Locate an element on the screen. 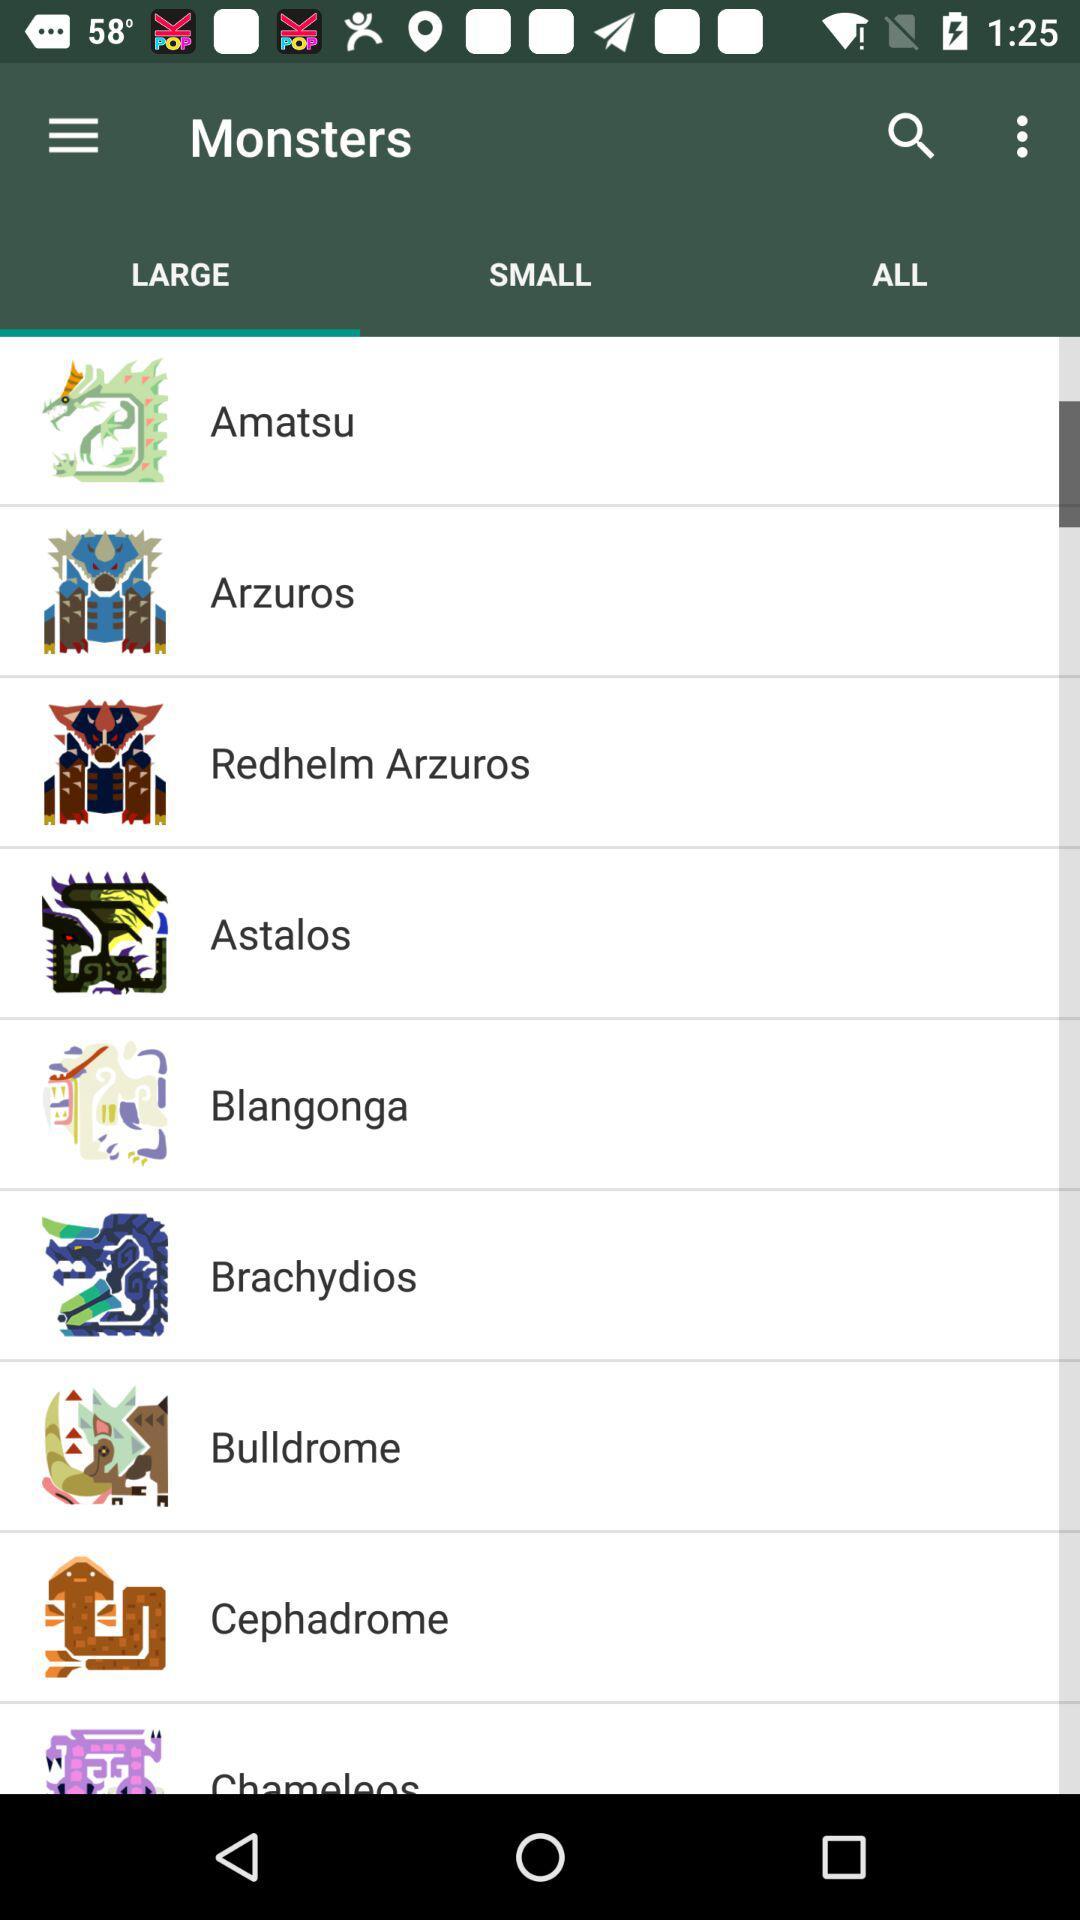  icon above the all item is located at coordinates (1027, 135).